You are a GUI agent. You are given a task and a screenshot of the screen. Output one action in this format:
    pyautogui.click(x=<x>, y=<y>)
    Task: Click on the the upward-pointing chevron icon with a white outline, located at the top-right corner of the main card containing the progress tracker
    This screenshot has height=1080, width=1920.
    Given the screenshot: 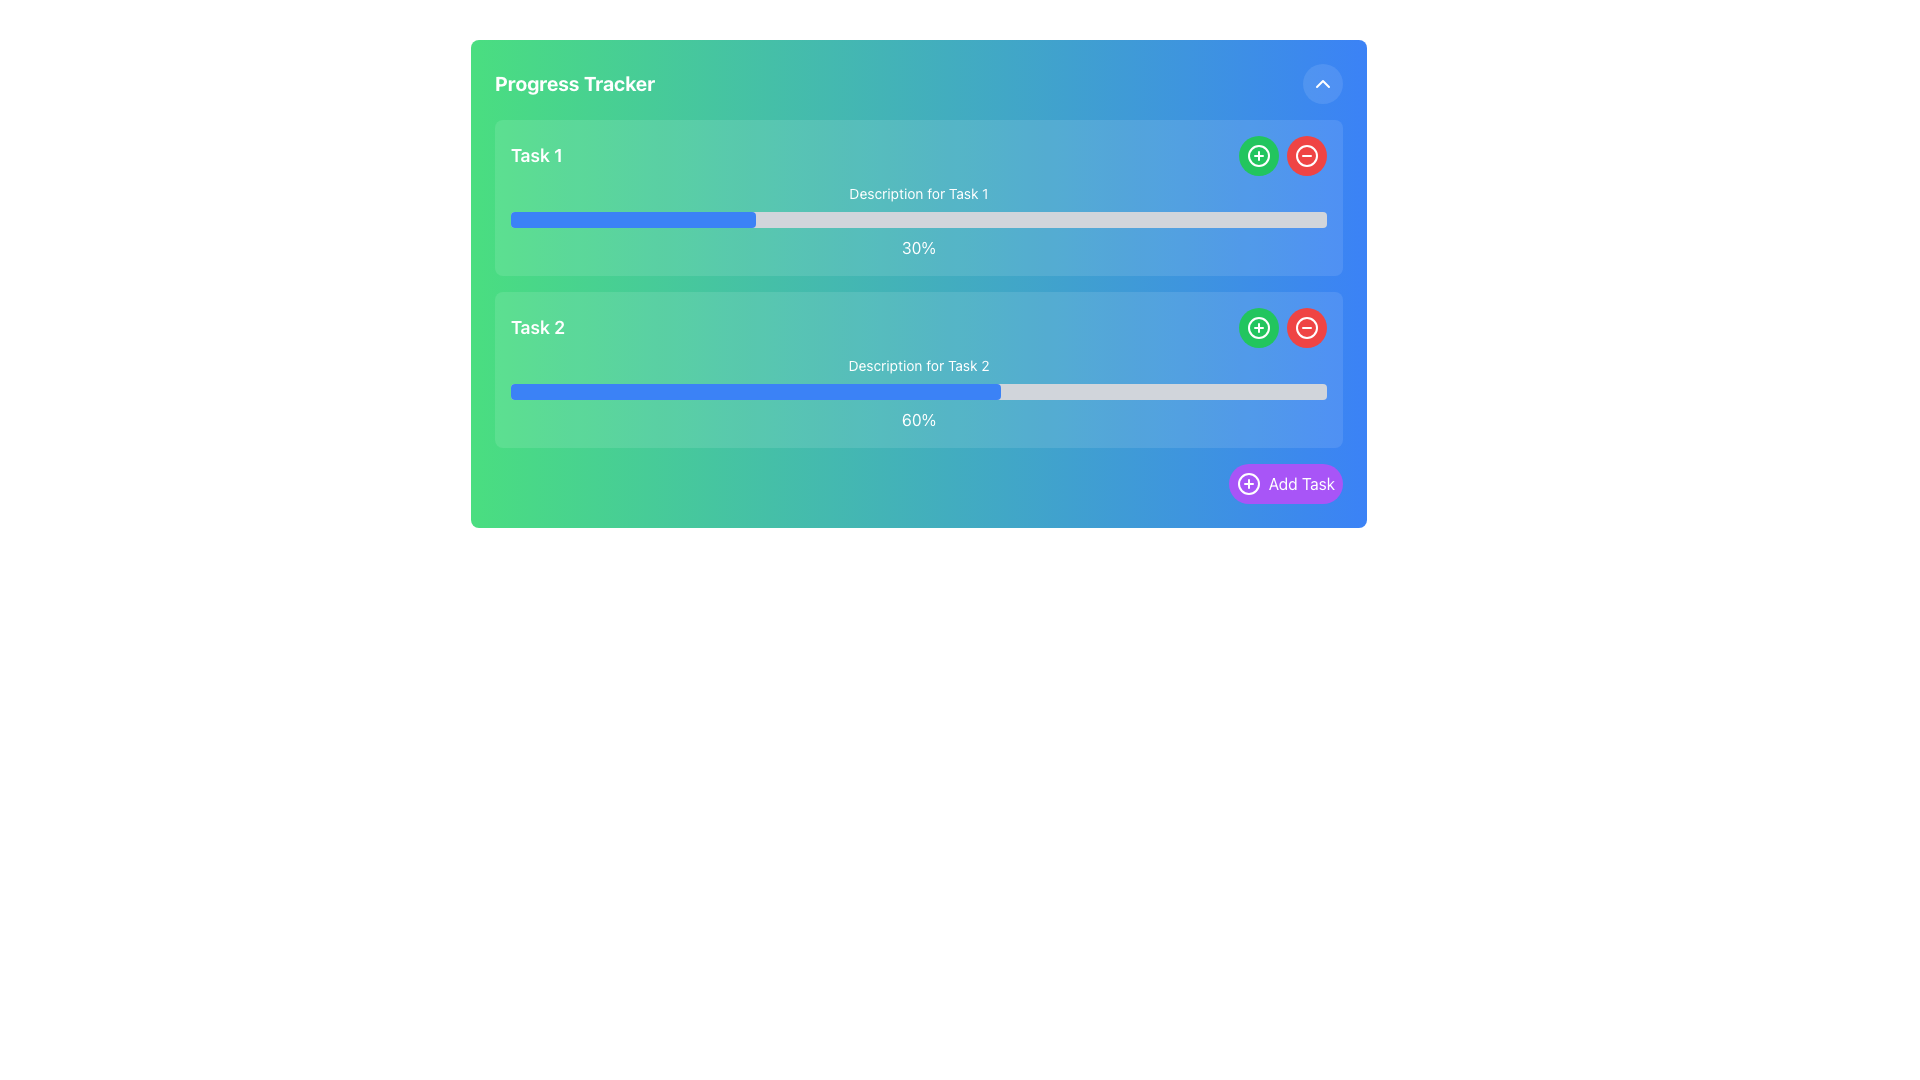 What is the action you would take?
    pyautogui.click(x=1323, y=83)
    